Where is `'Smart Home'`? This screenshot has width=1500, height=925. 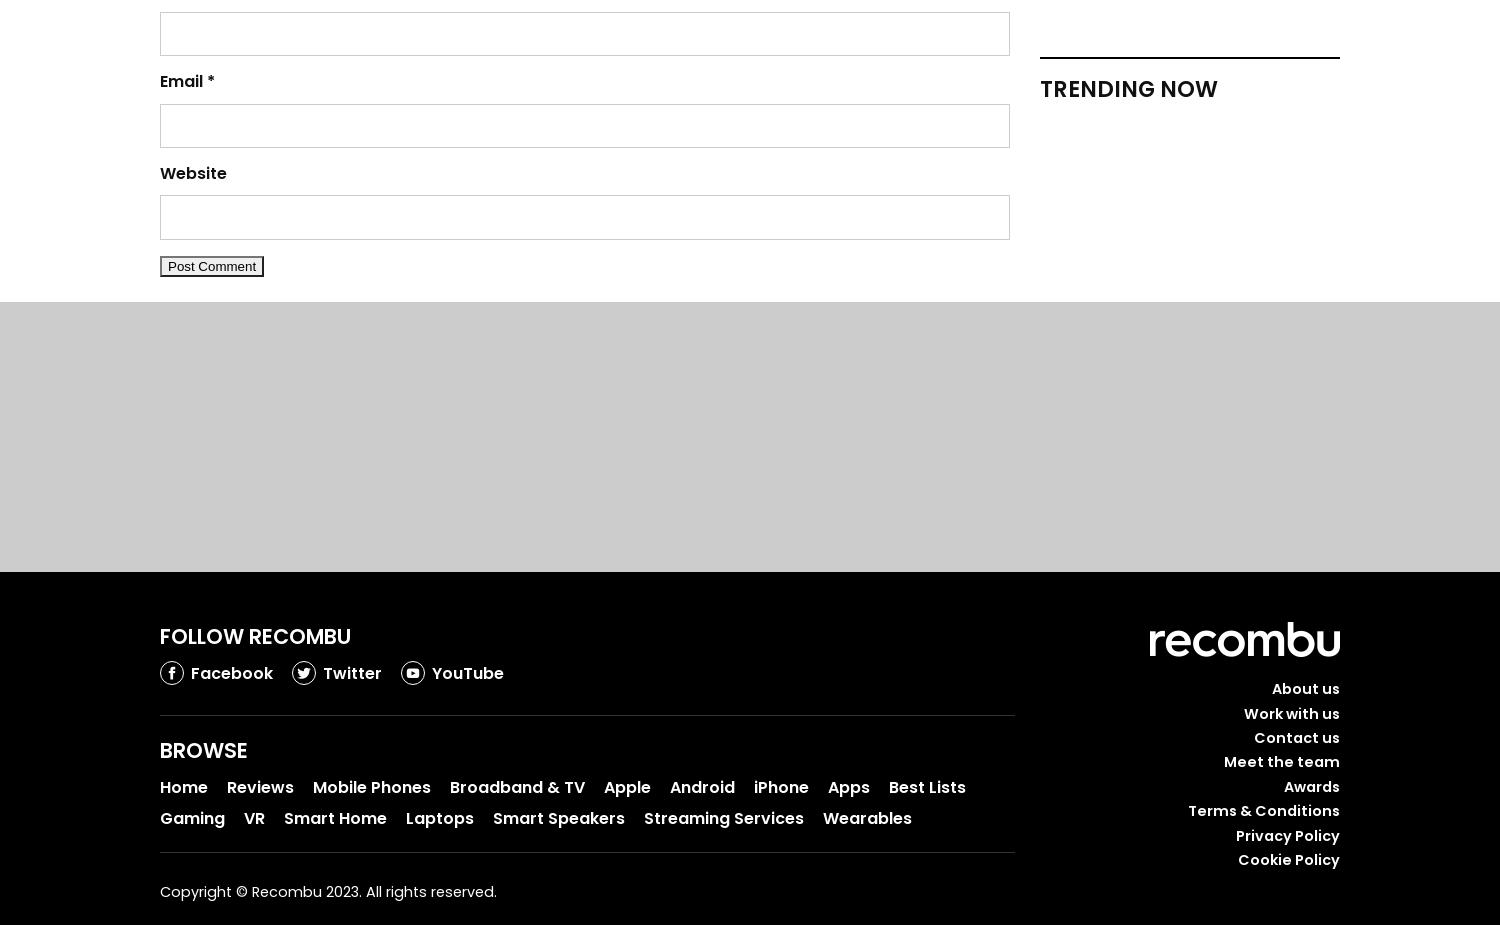
'Smart Home' is located at coordinates (334, 818).